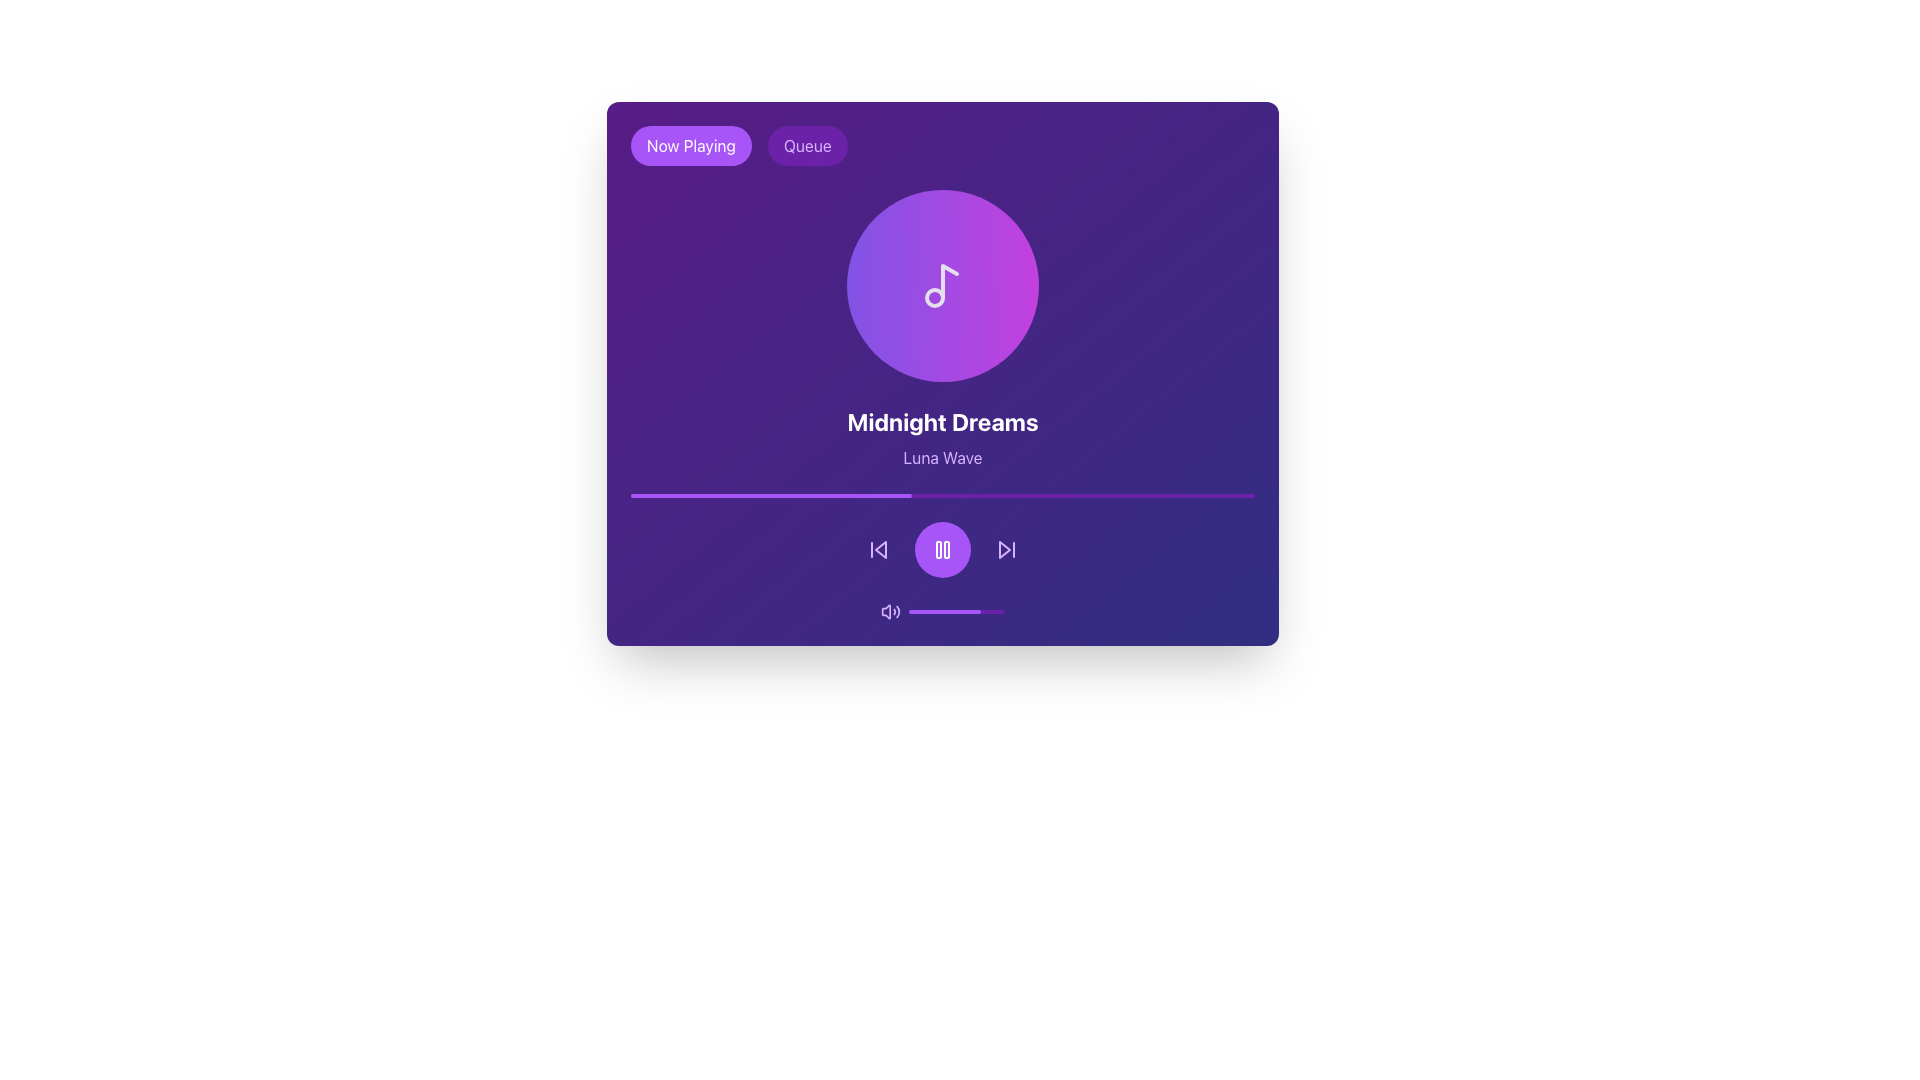  What do you see at coordinates (1004, 550) in the screenshot?
I see `the triangular forward navigation icon located within a circular button at the bottom center of the interface for accessibility navigation` at bounding box center [1004, 550].